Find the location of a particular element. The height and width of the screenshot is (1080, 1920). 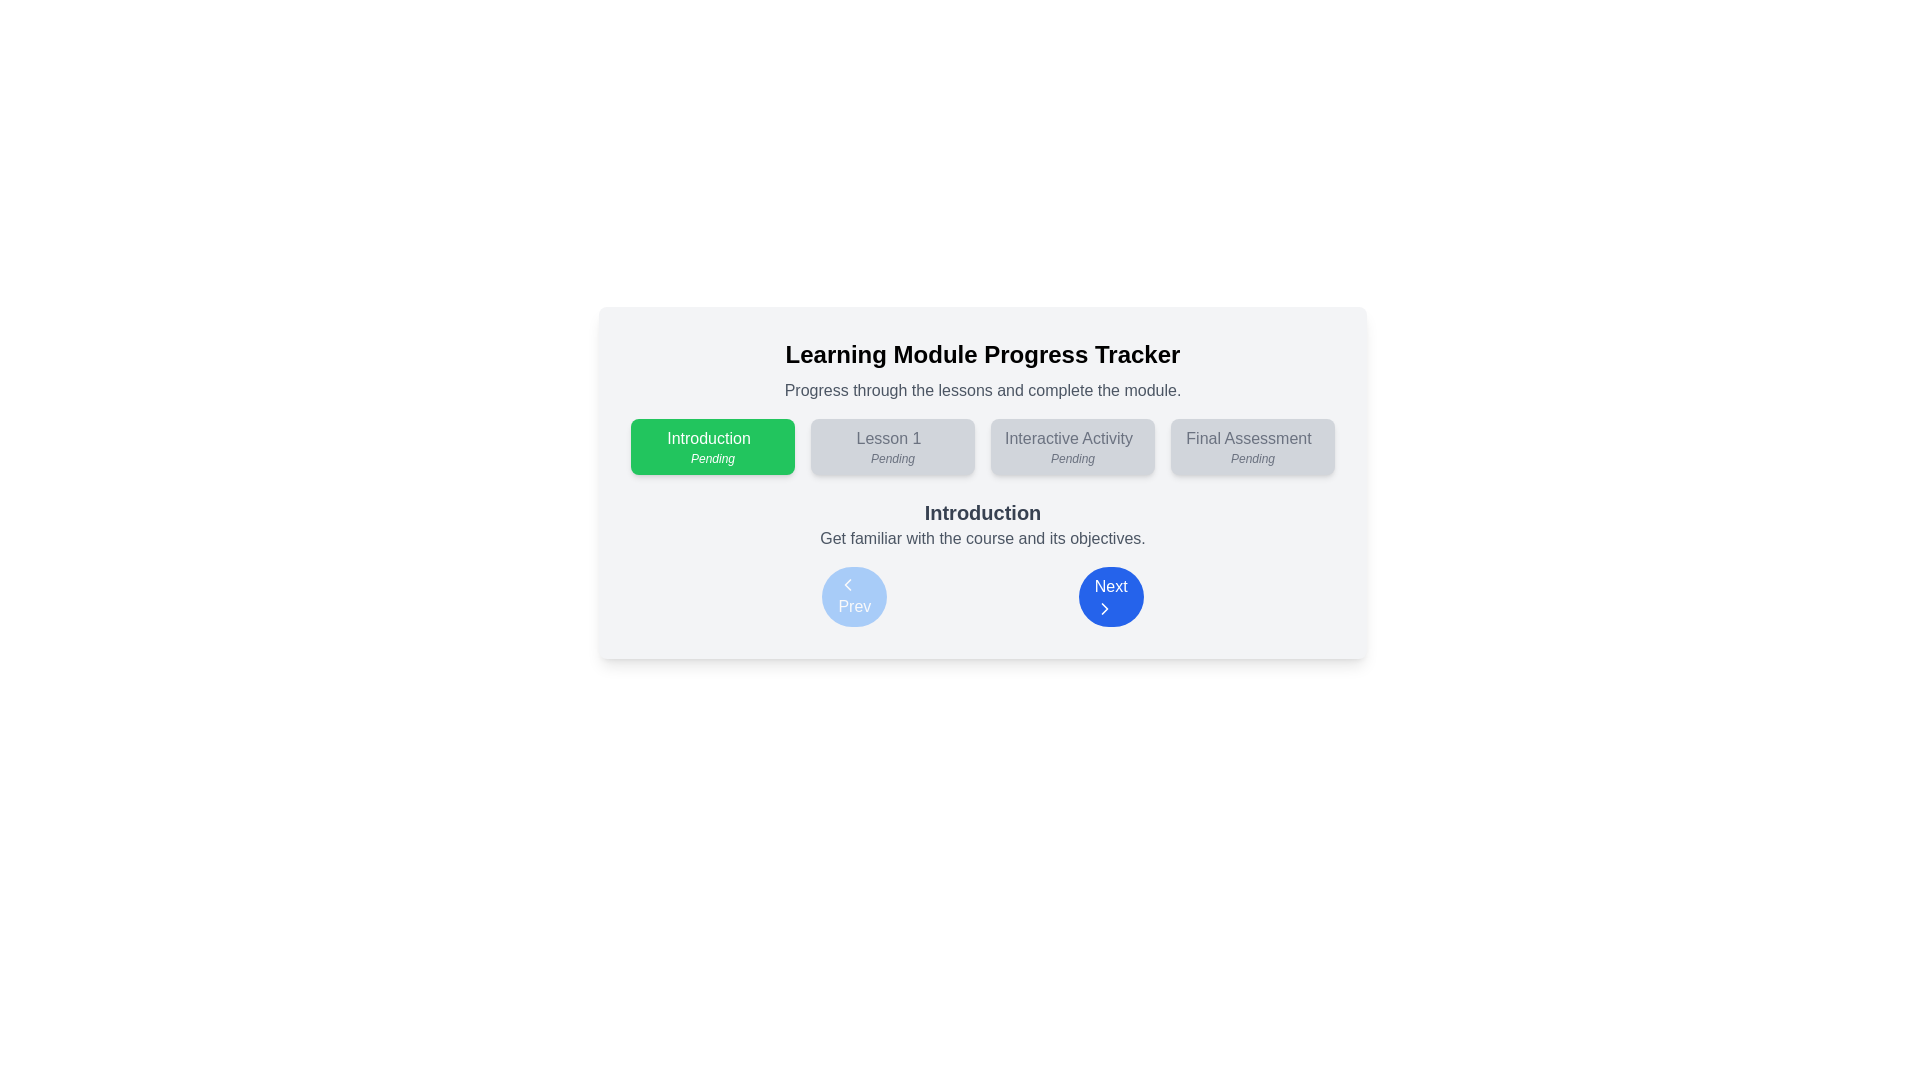

the circular blue 'Next' button with a rightward-pointing chevron icon is located at coordinates (1110, 596).